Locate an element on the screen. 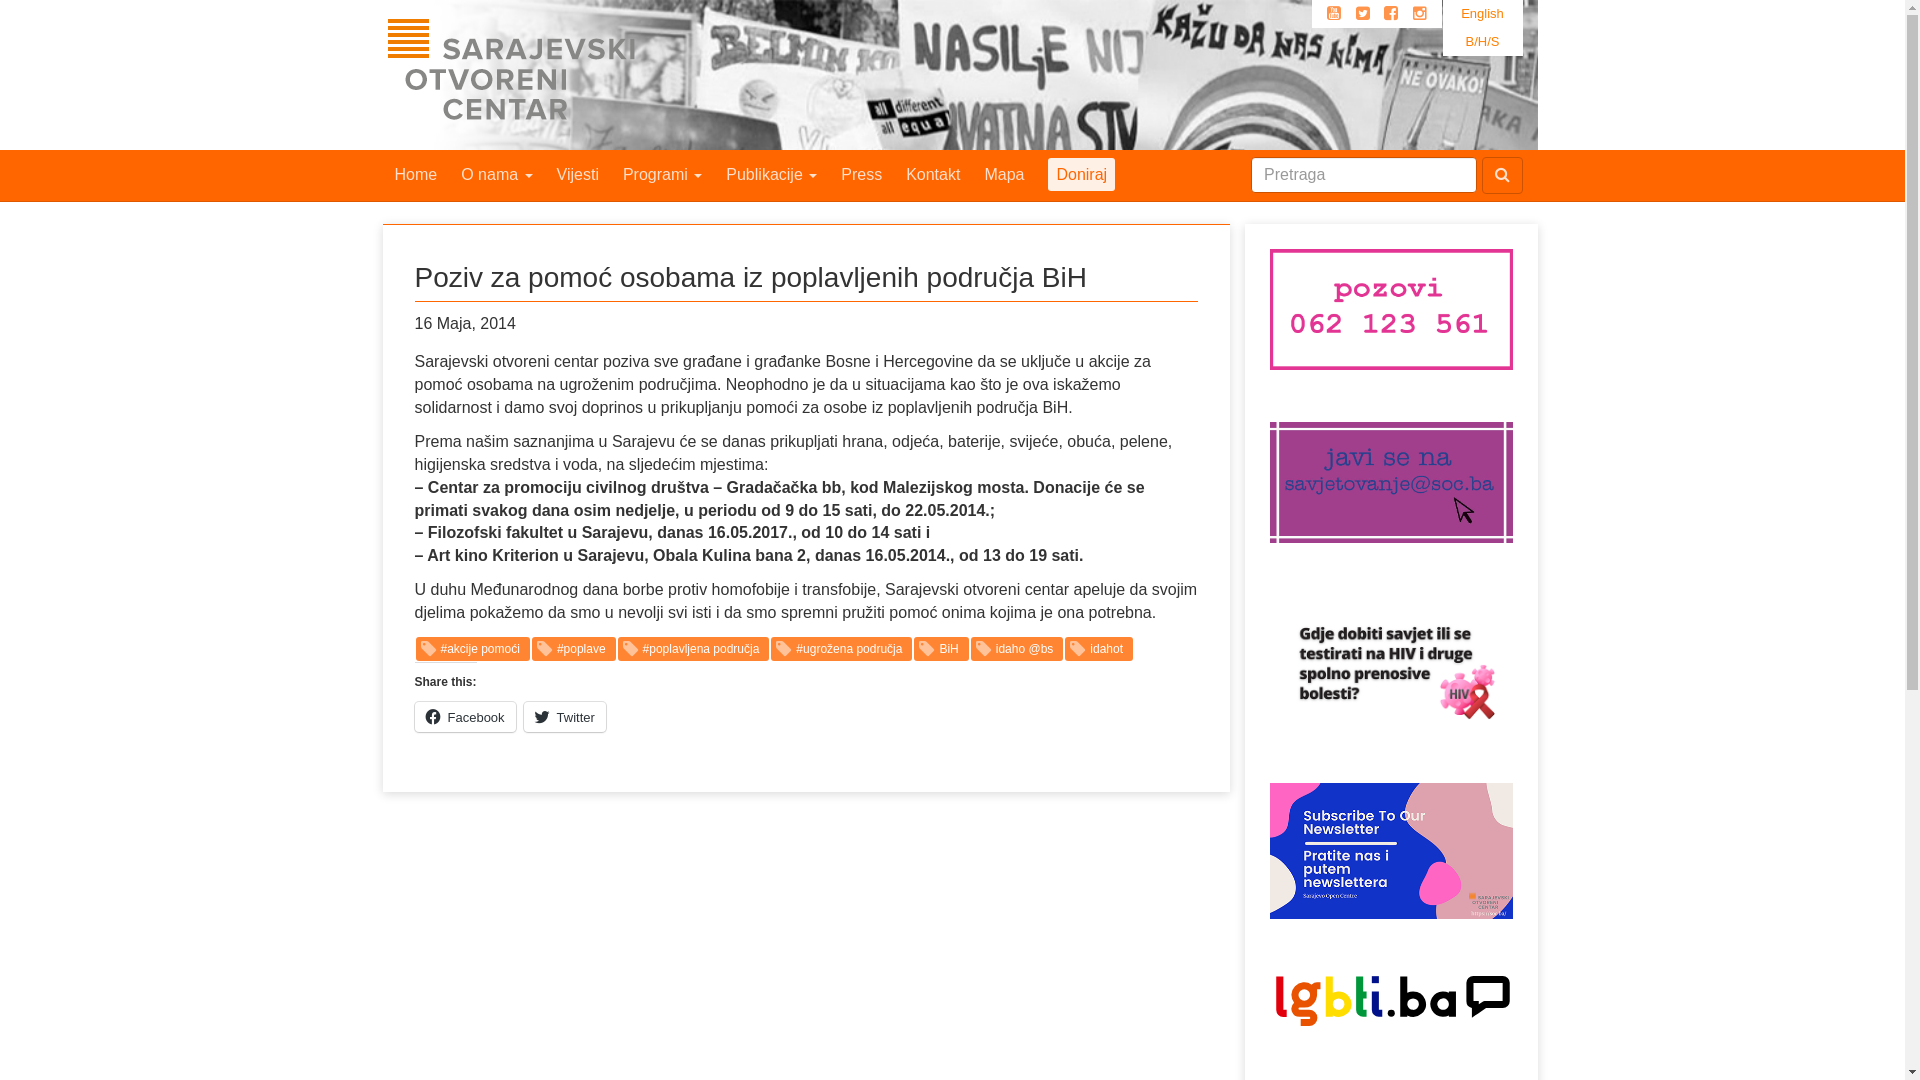 The height and width of the screenshot is (1080, 1920). 'Mapa' is located at coordinates (971, 173).